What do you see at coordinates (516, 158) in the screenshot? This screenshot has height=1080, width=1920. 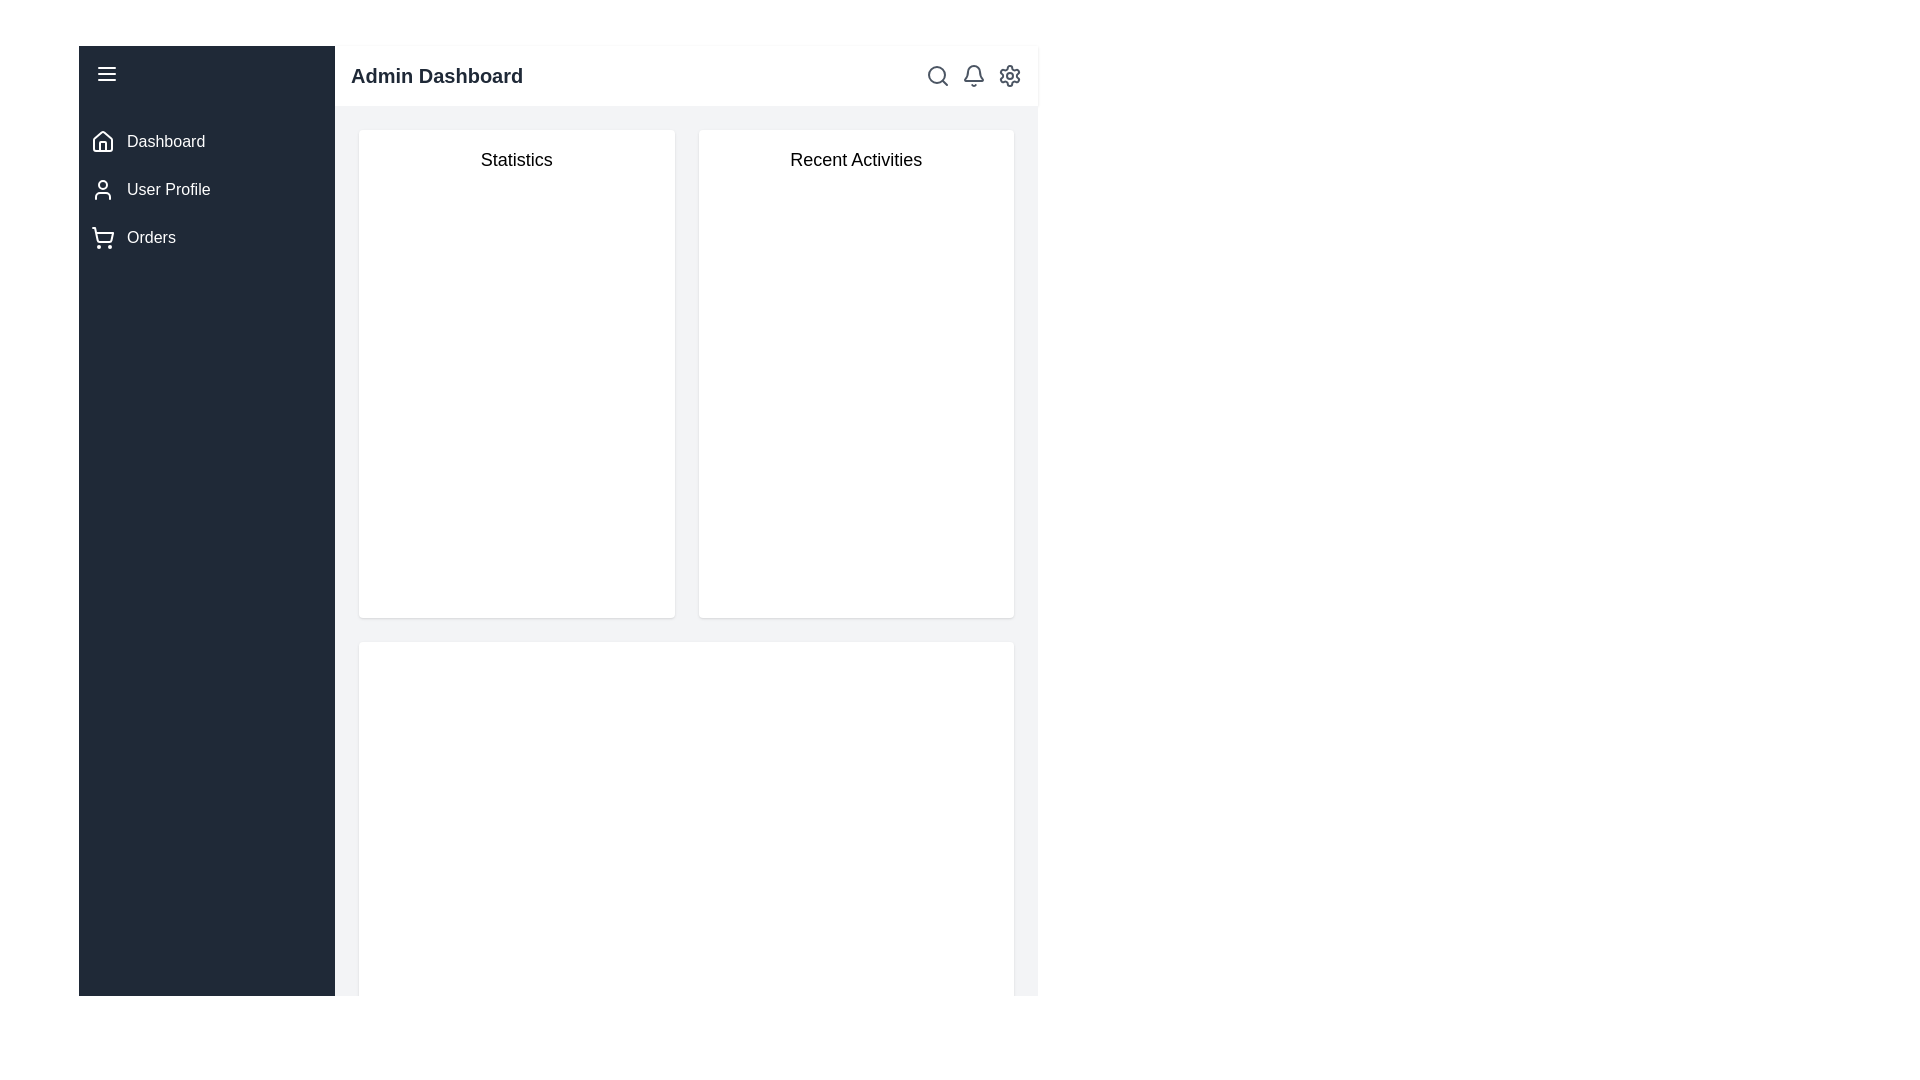 I see `the static text label displaying 'Statistics', which is located within the left white card under the 'Admin Dashboard' header` at bounding box center [516, 158].